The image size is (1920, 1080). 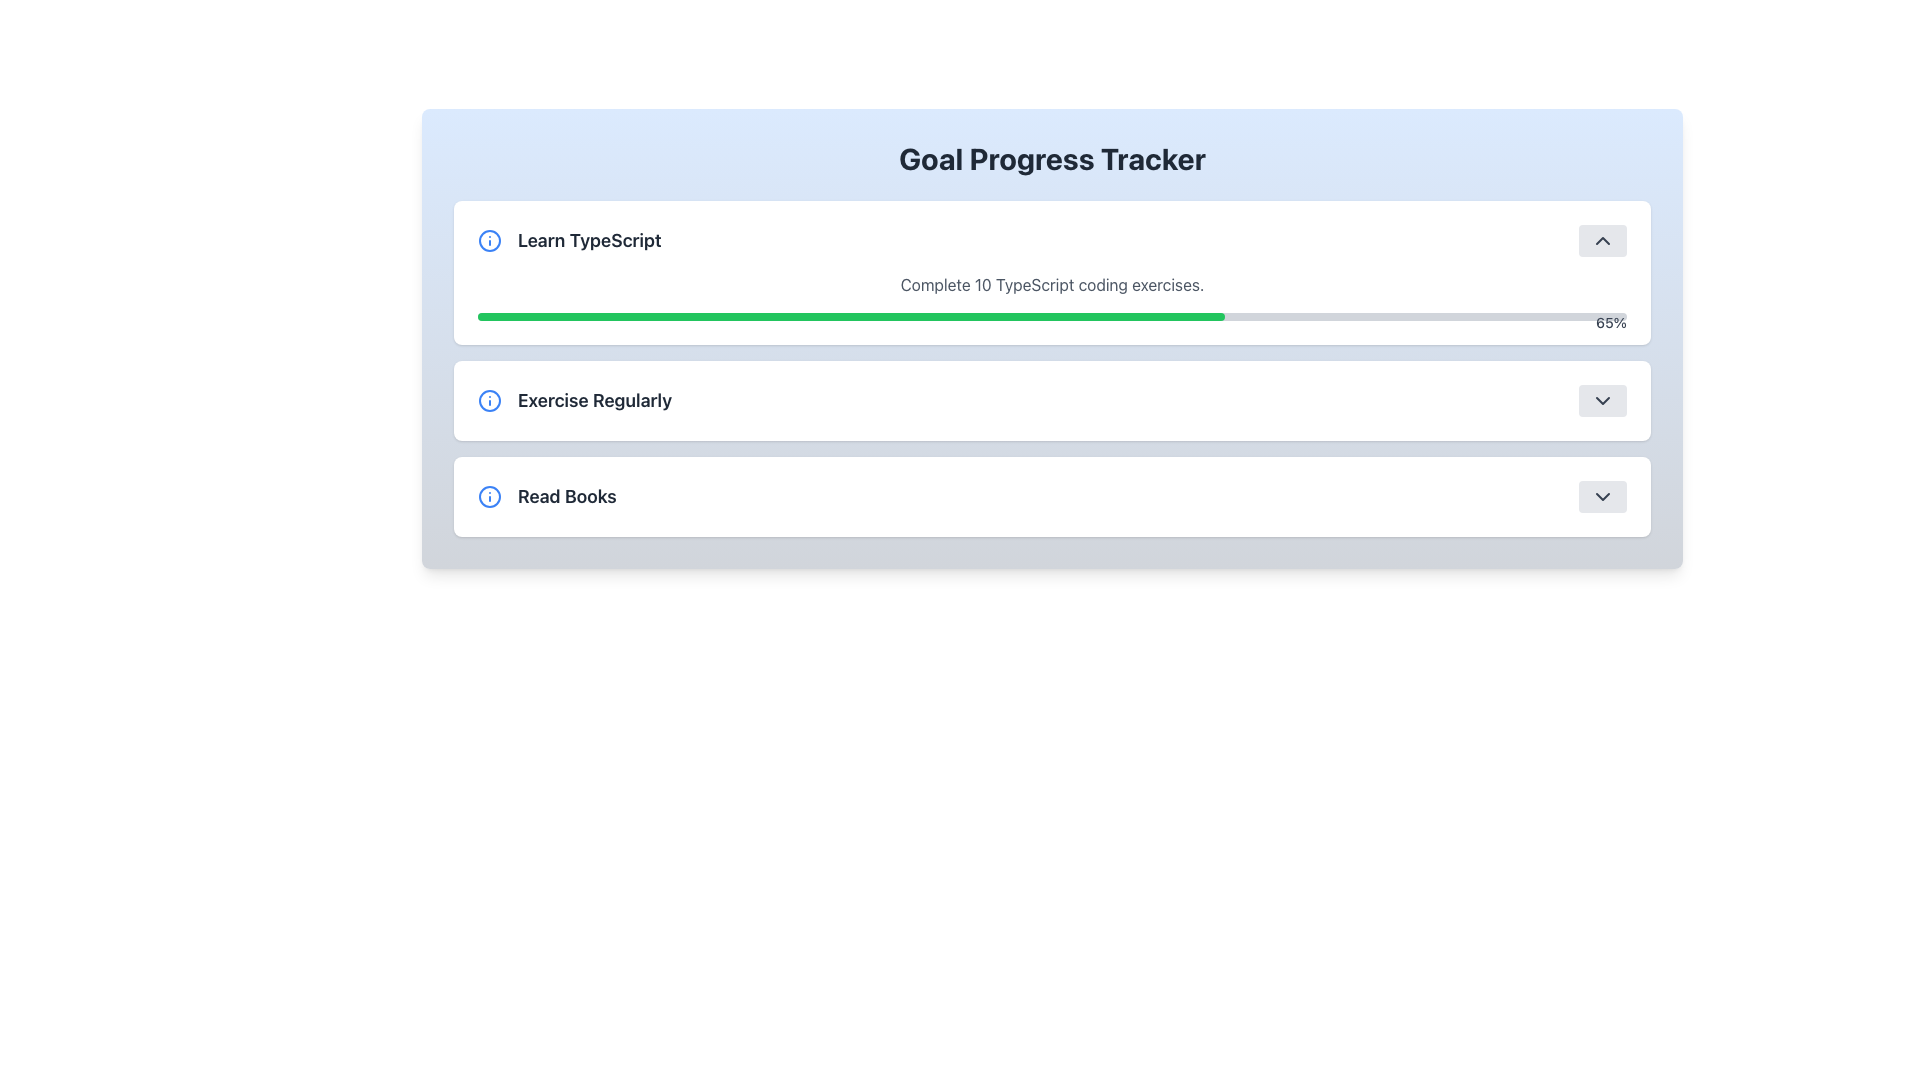 I want to click on the dropdown toggle button styled as a downward pointing chevron located in the top-right corner of the 'Exercise Regularly' section to visualize hover effects, so click(x=1603, y=401).